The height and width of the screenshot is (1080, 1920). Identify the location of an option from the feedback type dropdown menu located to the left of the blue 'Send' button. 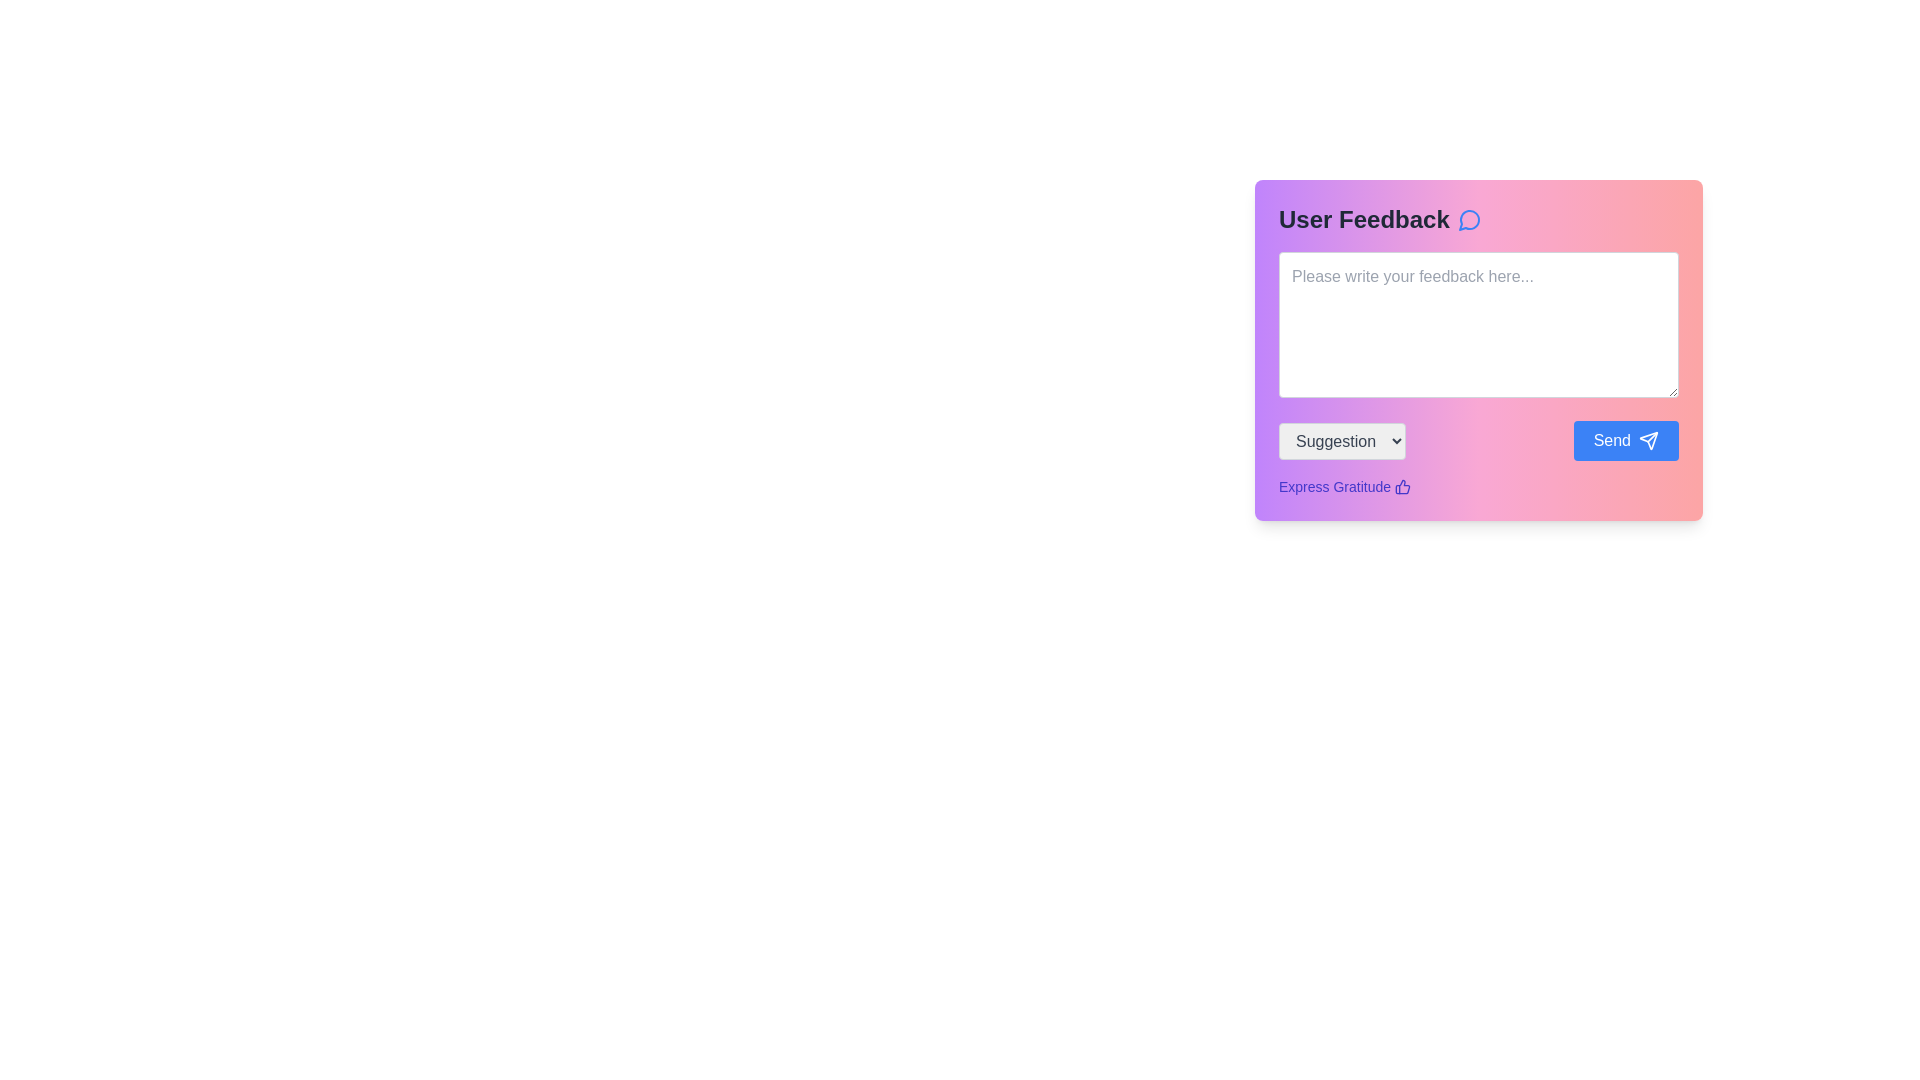
(1342, 439).